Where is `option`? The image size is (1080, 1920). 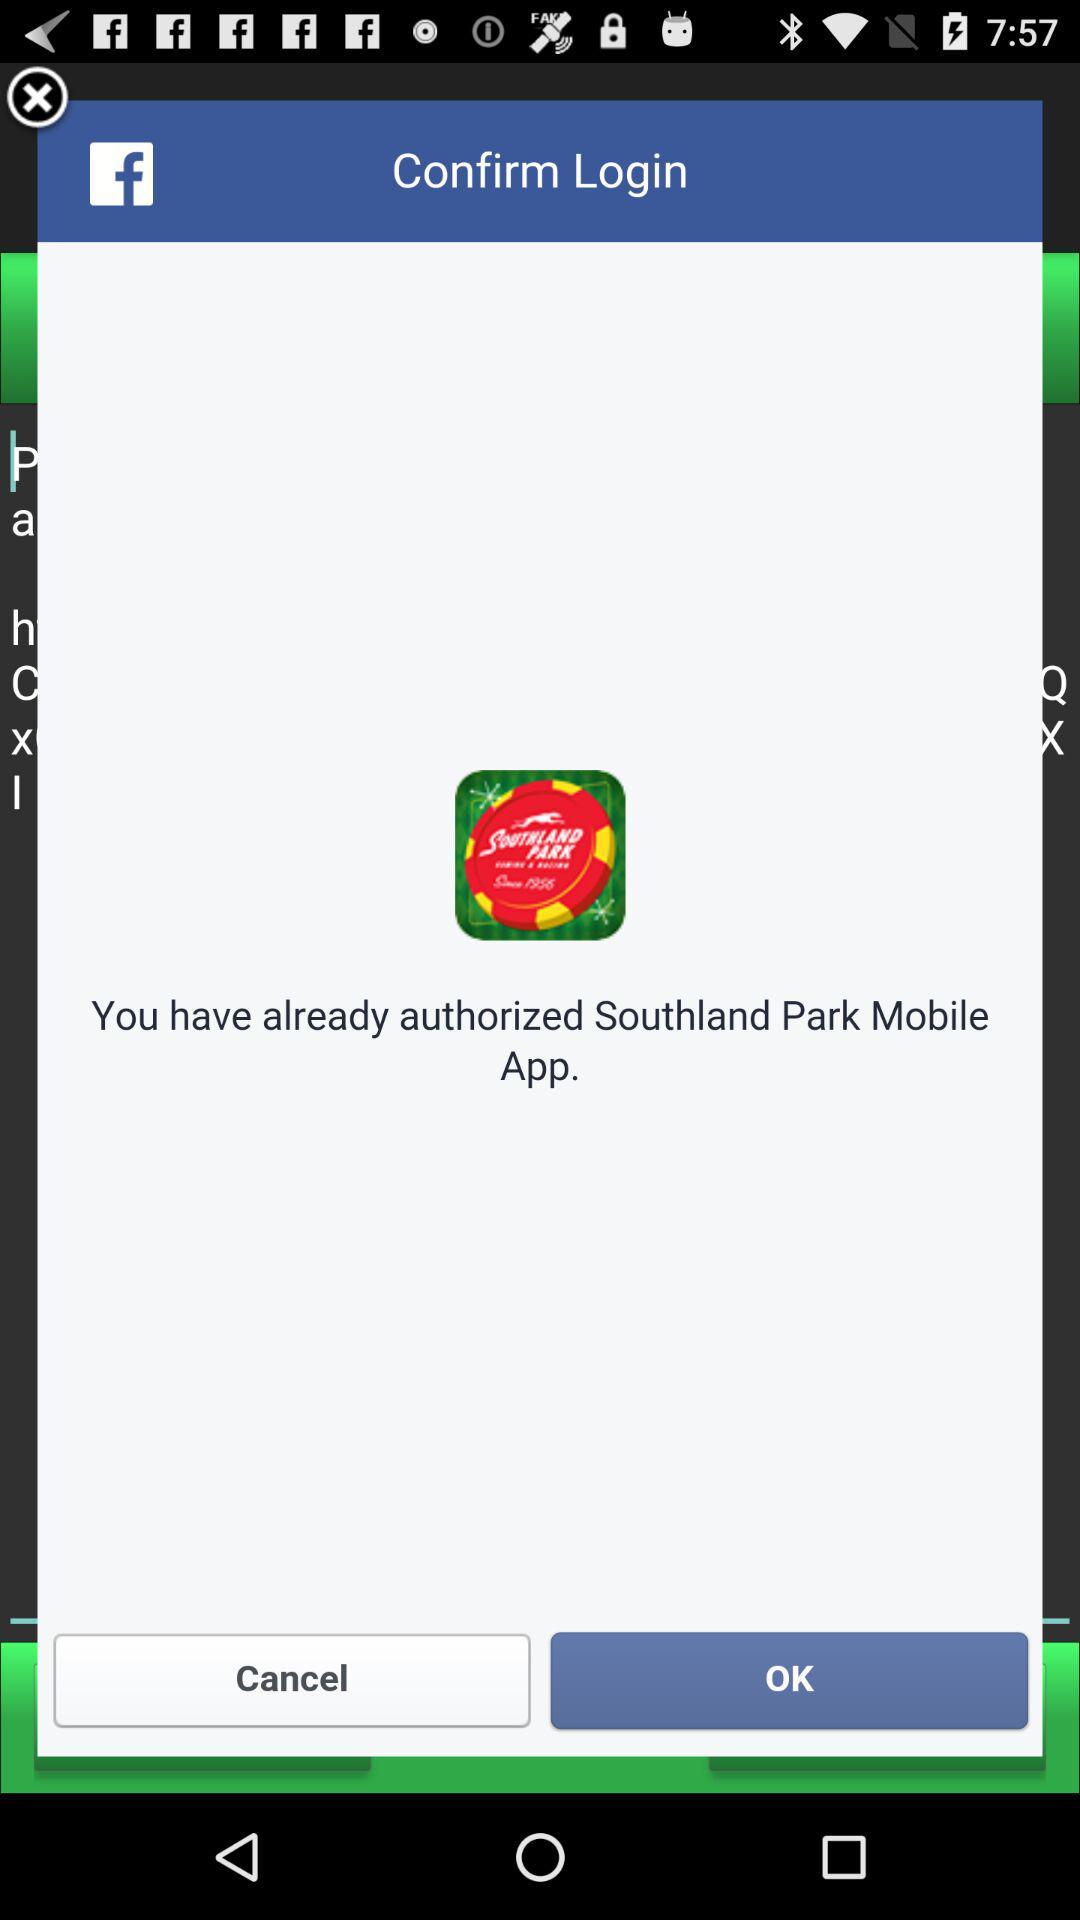
option is located at coordinates (37, 99).